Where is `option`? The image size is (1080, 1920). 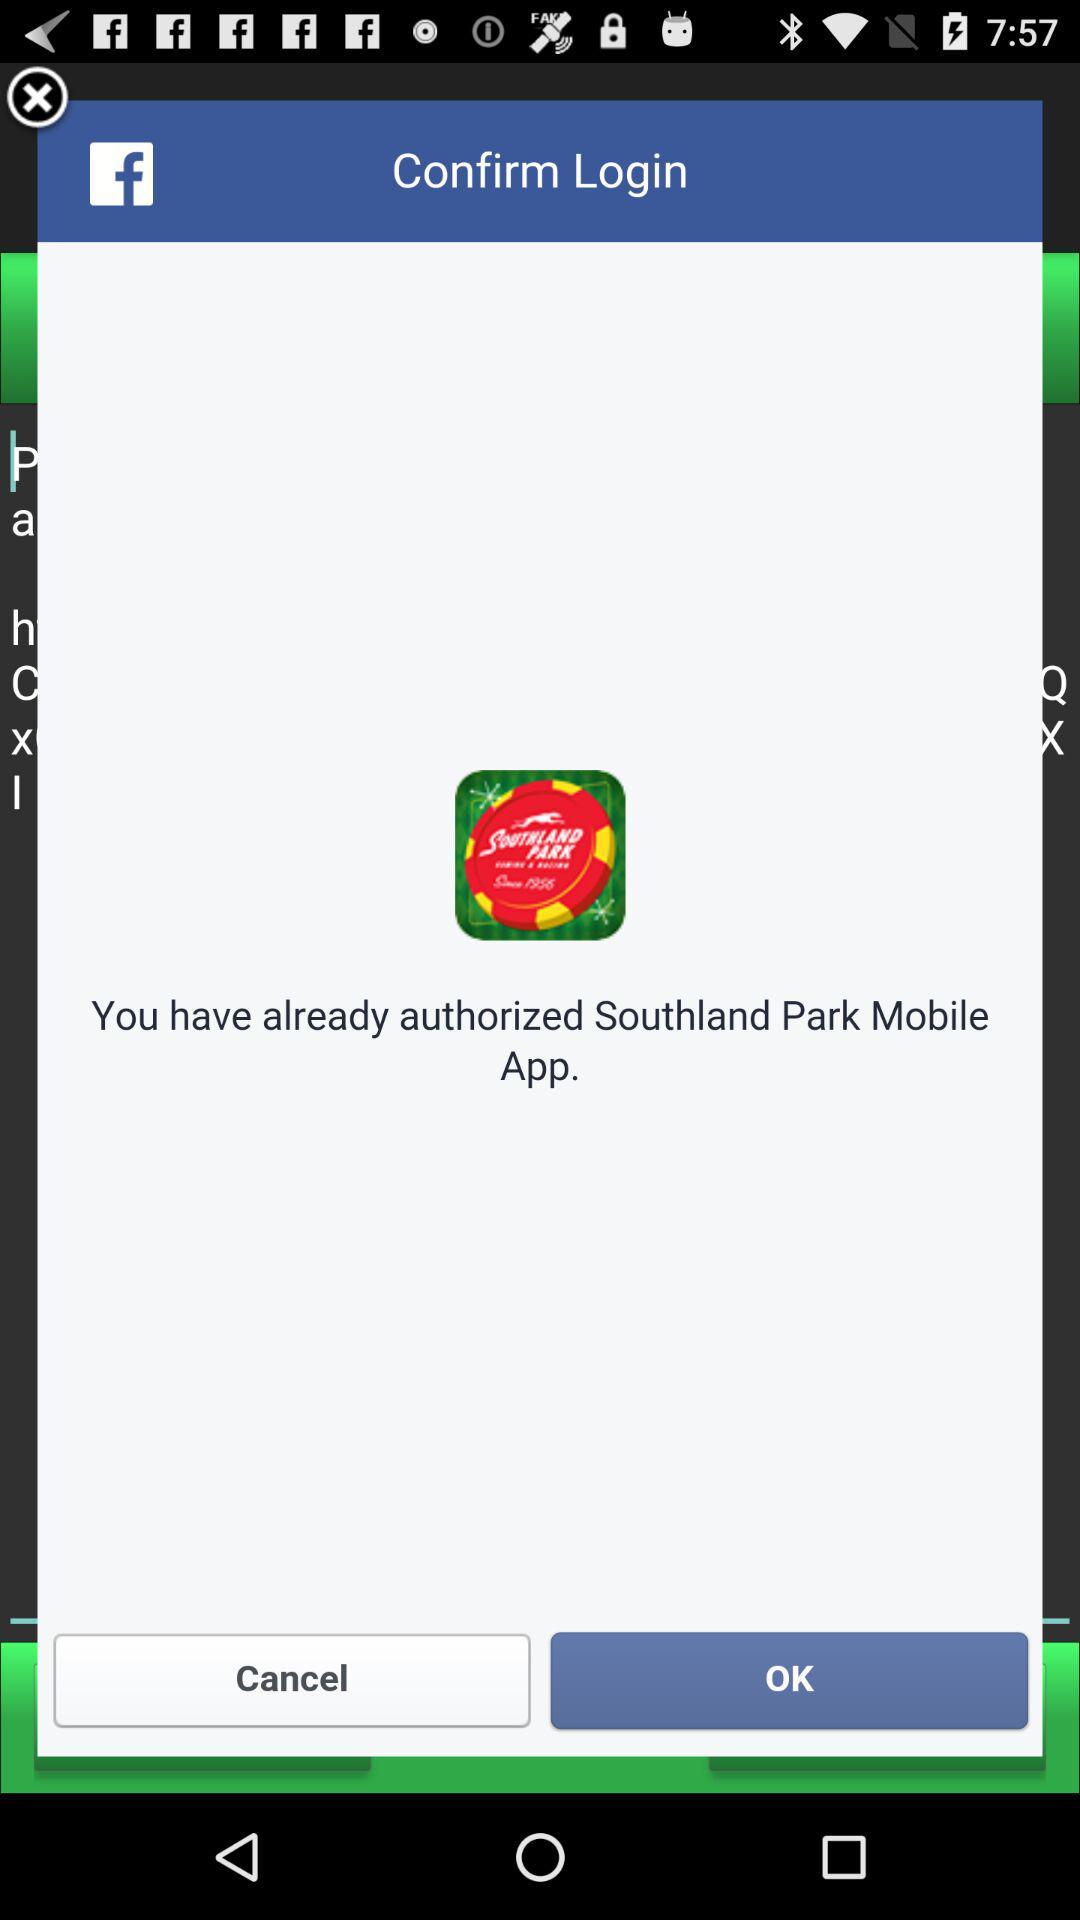
option is located at coordinates (37, 99).